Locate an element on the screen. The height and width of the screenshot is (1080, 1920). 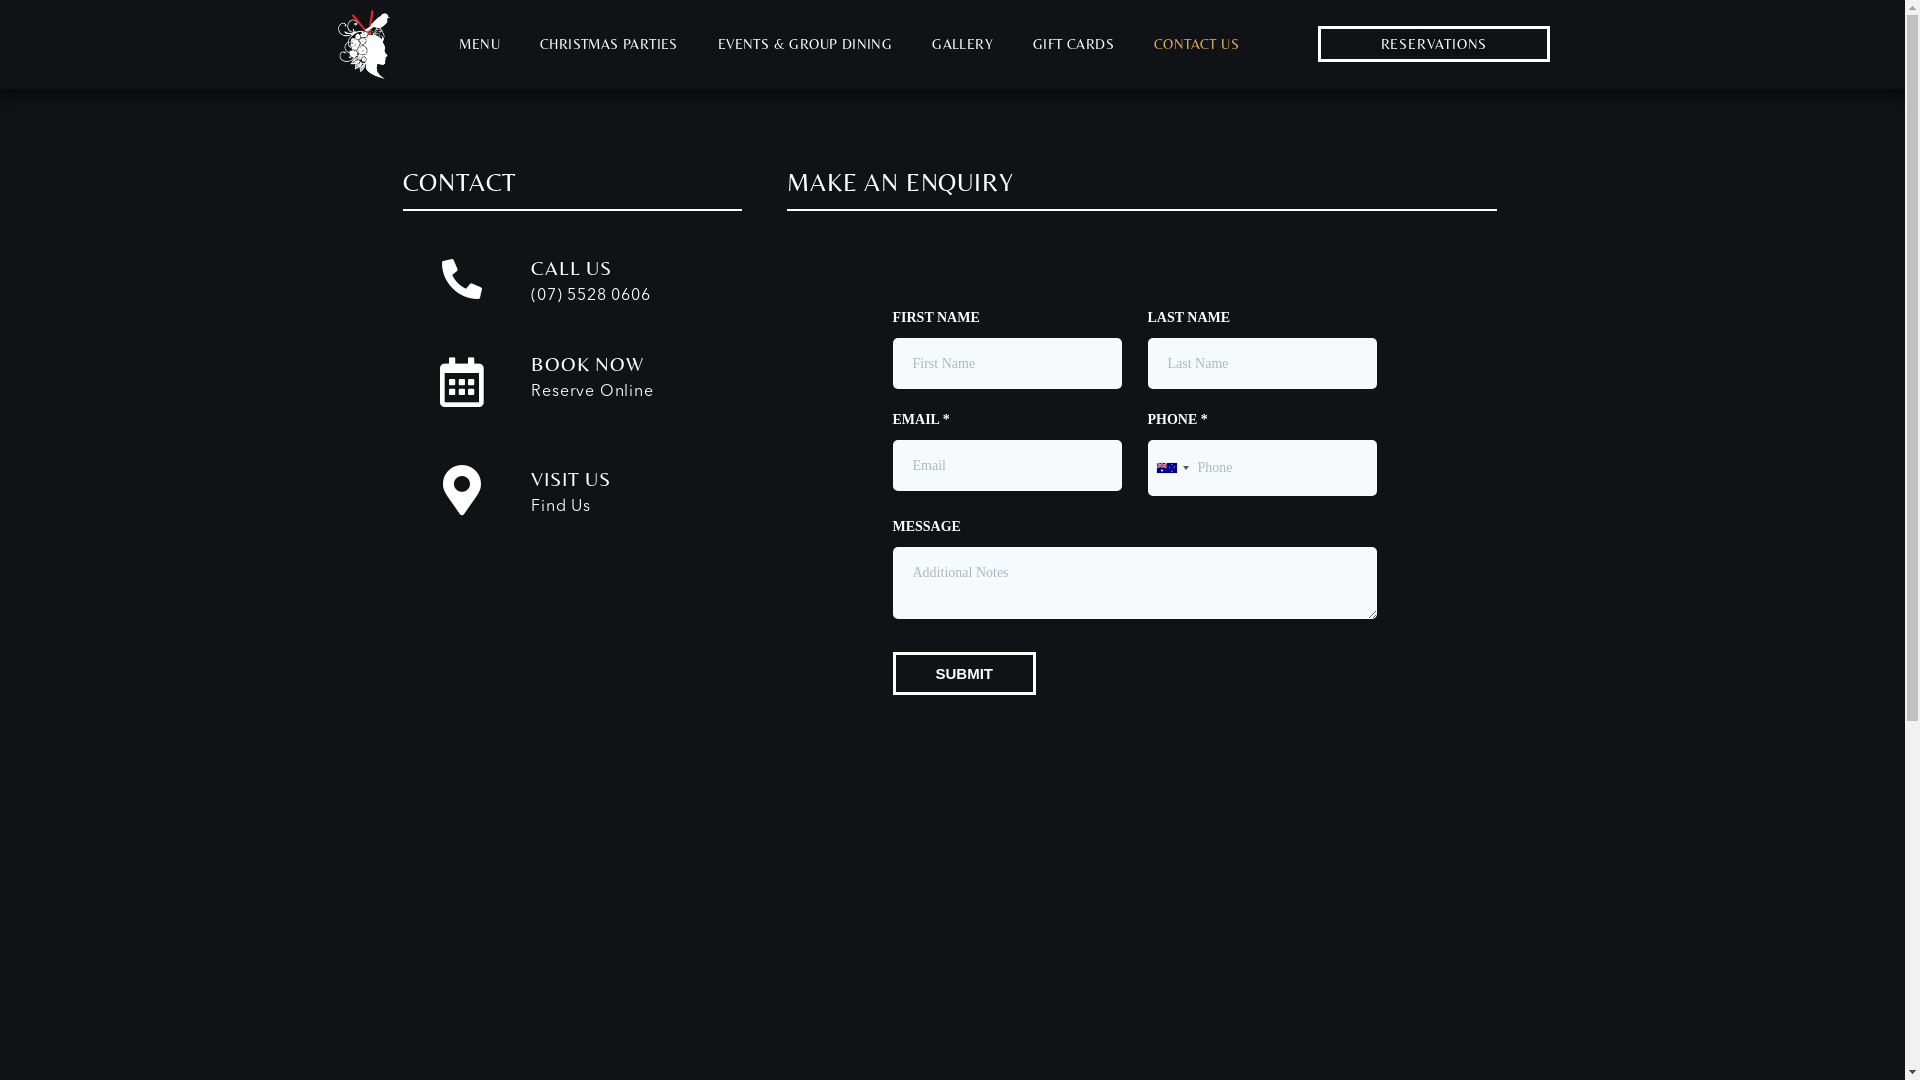
'GALLERY' is located at coordinates (962, 43).